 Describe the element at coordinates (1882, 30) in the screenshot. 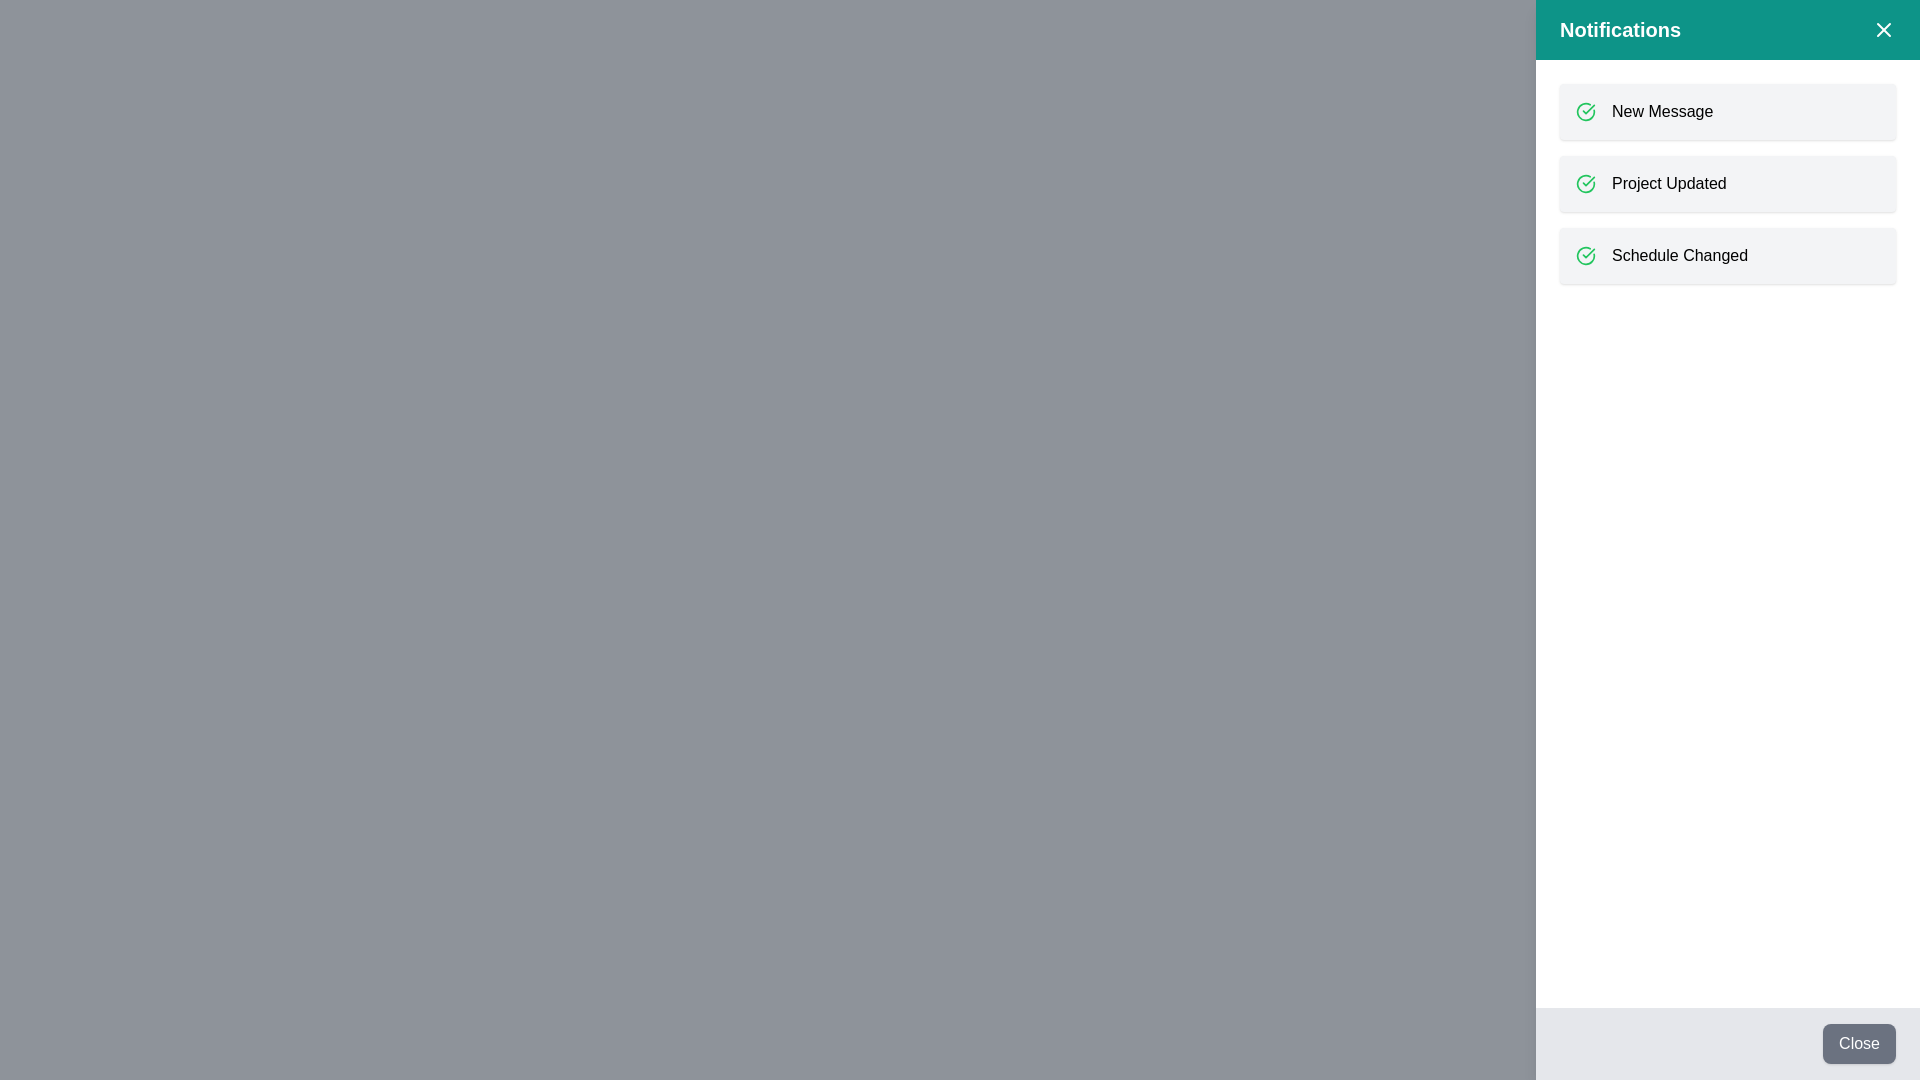

I see `the close button for the notifications panel located at the top right corner of the 'Notifications' header section` at that location.